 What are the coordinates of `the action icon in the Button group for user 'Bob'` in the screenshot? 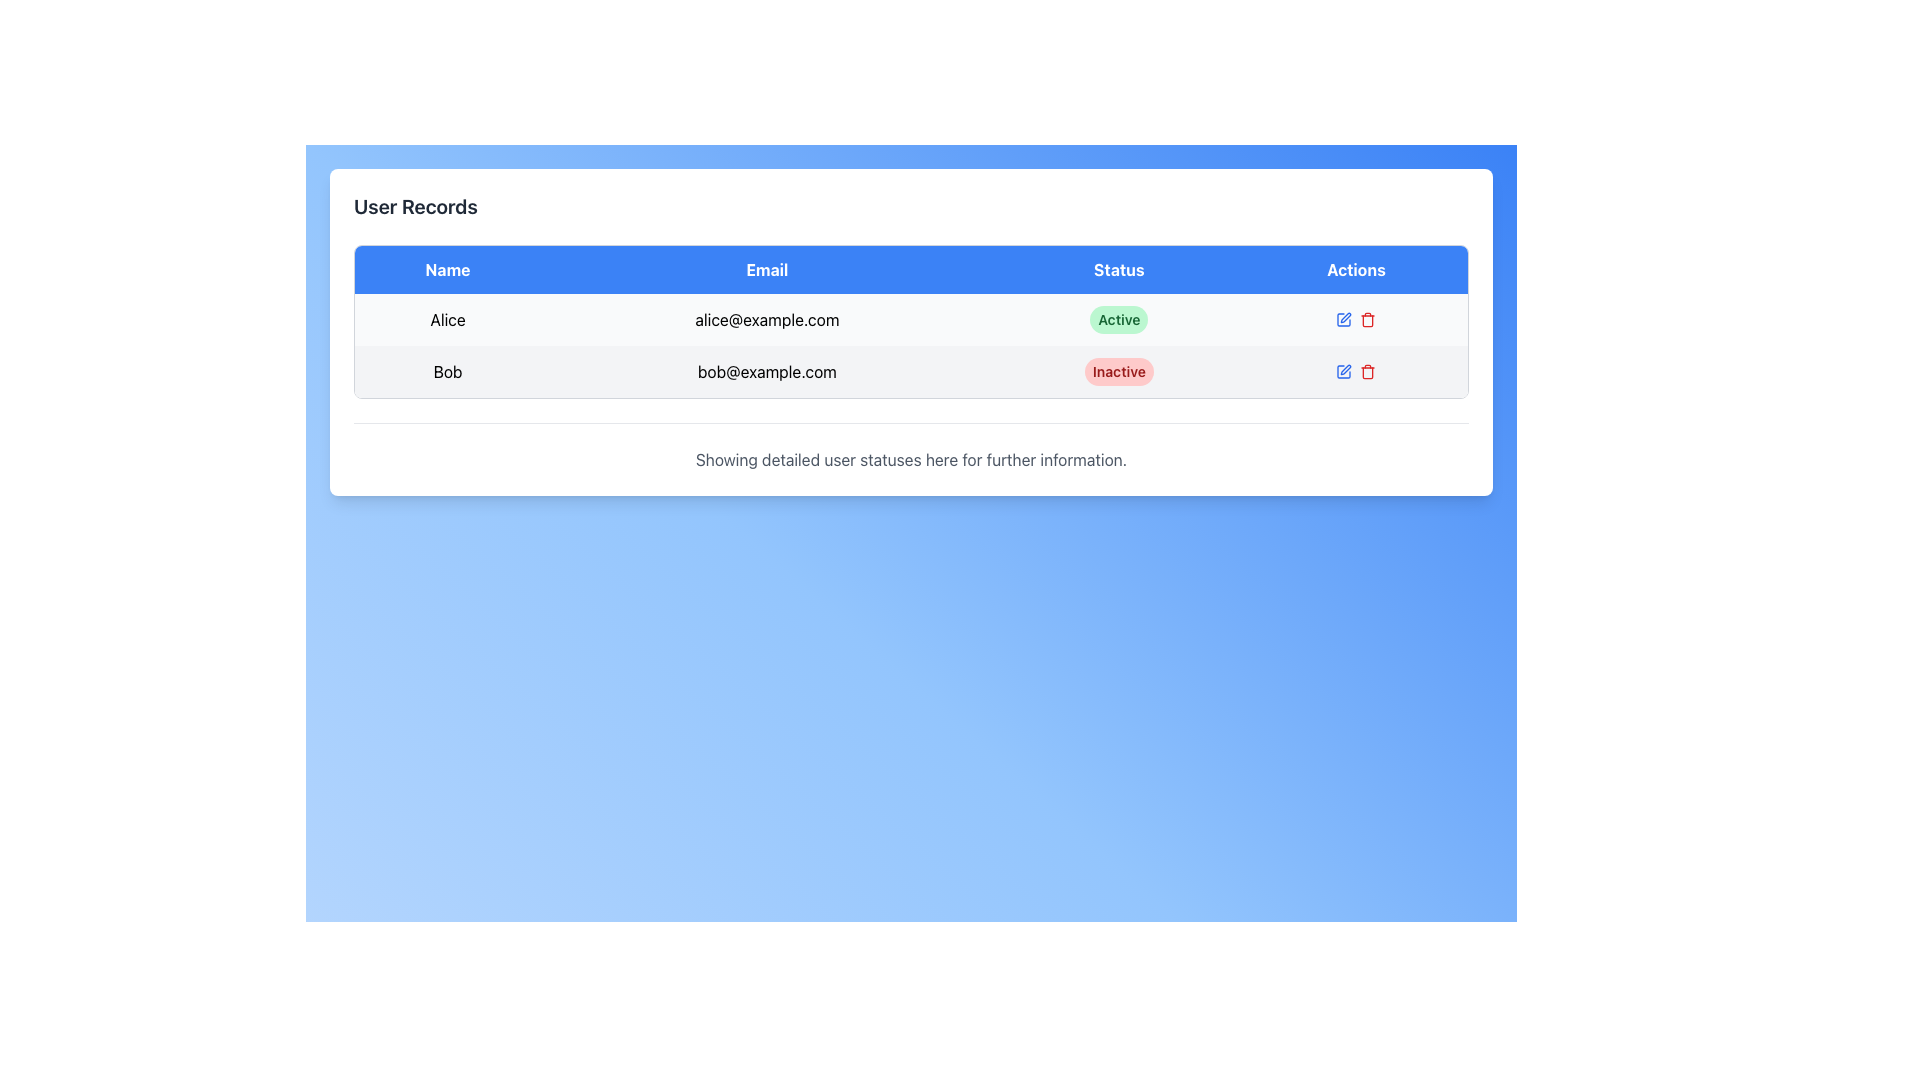 It's located at (1356, 371).